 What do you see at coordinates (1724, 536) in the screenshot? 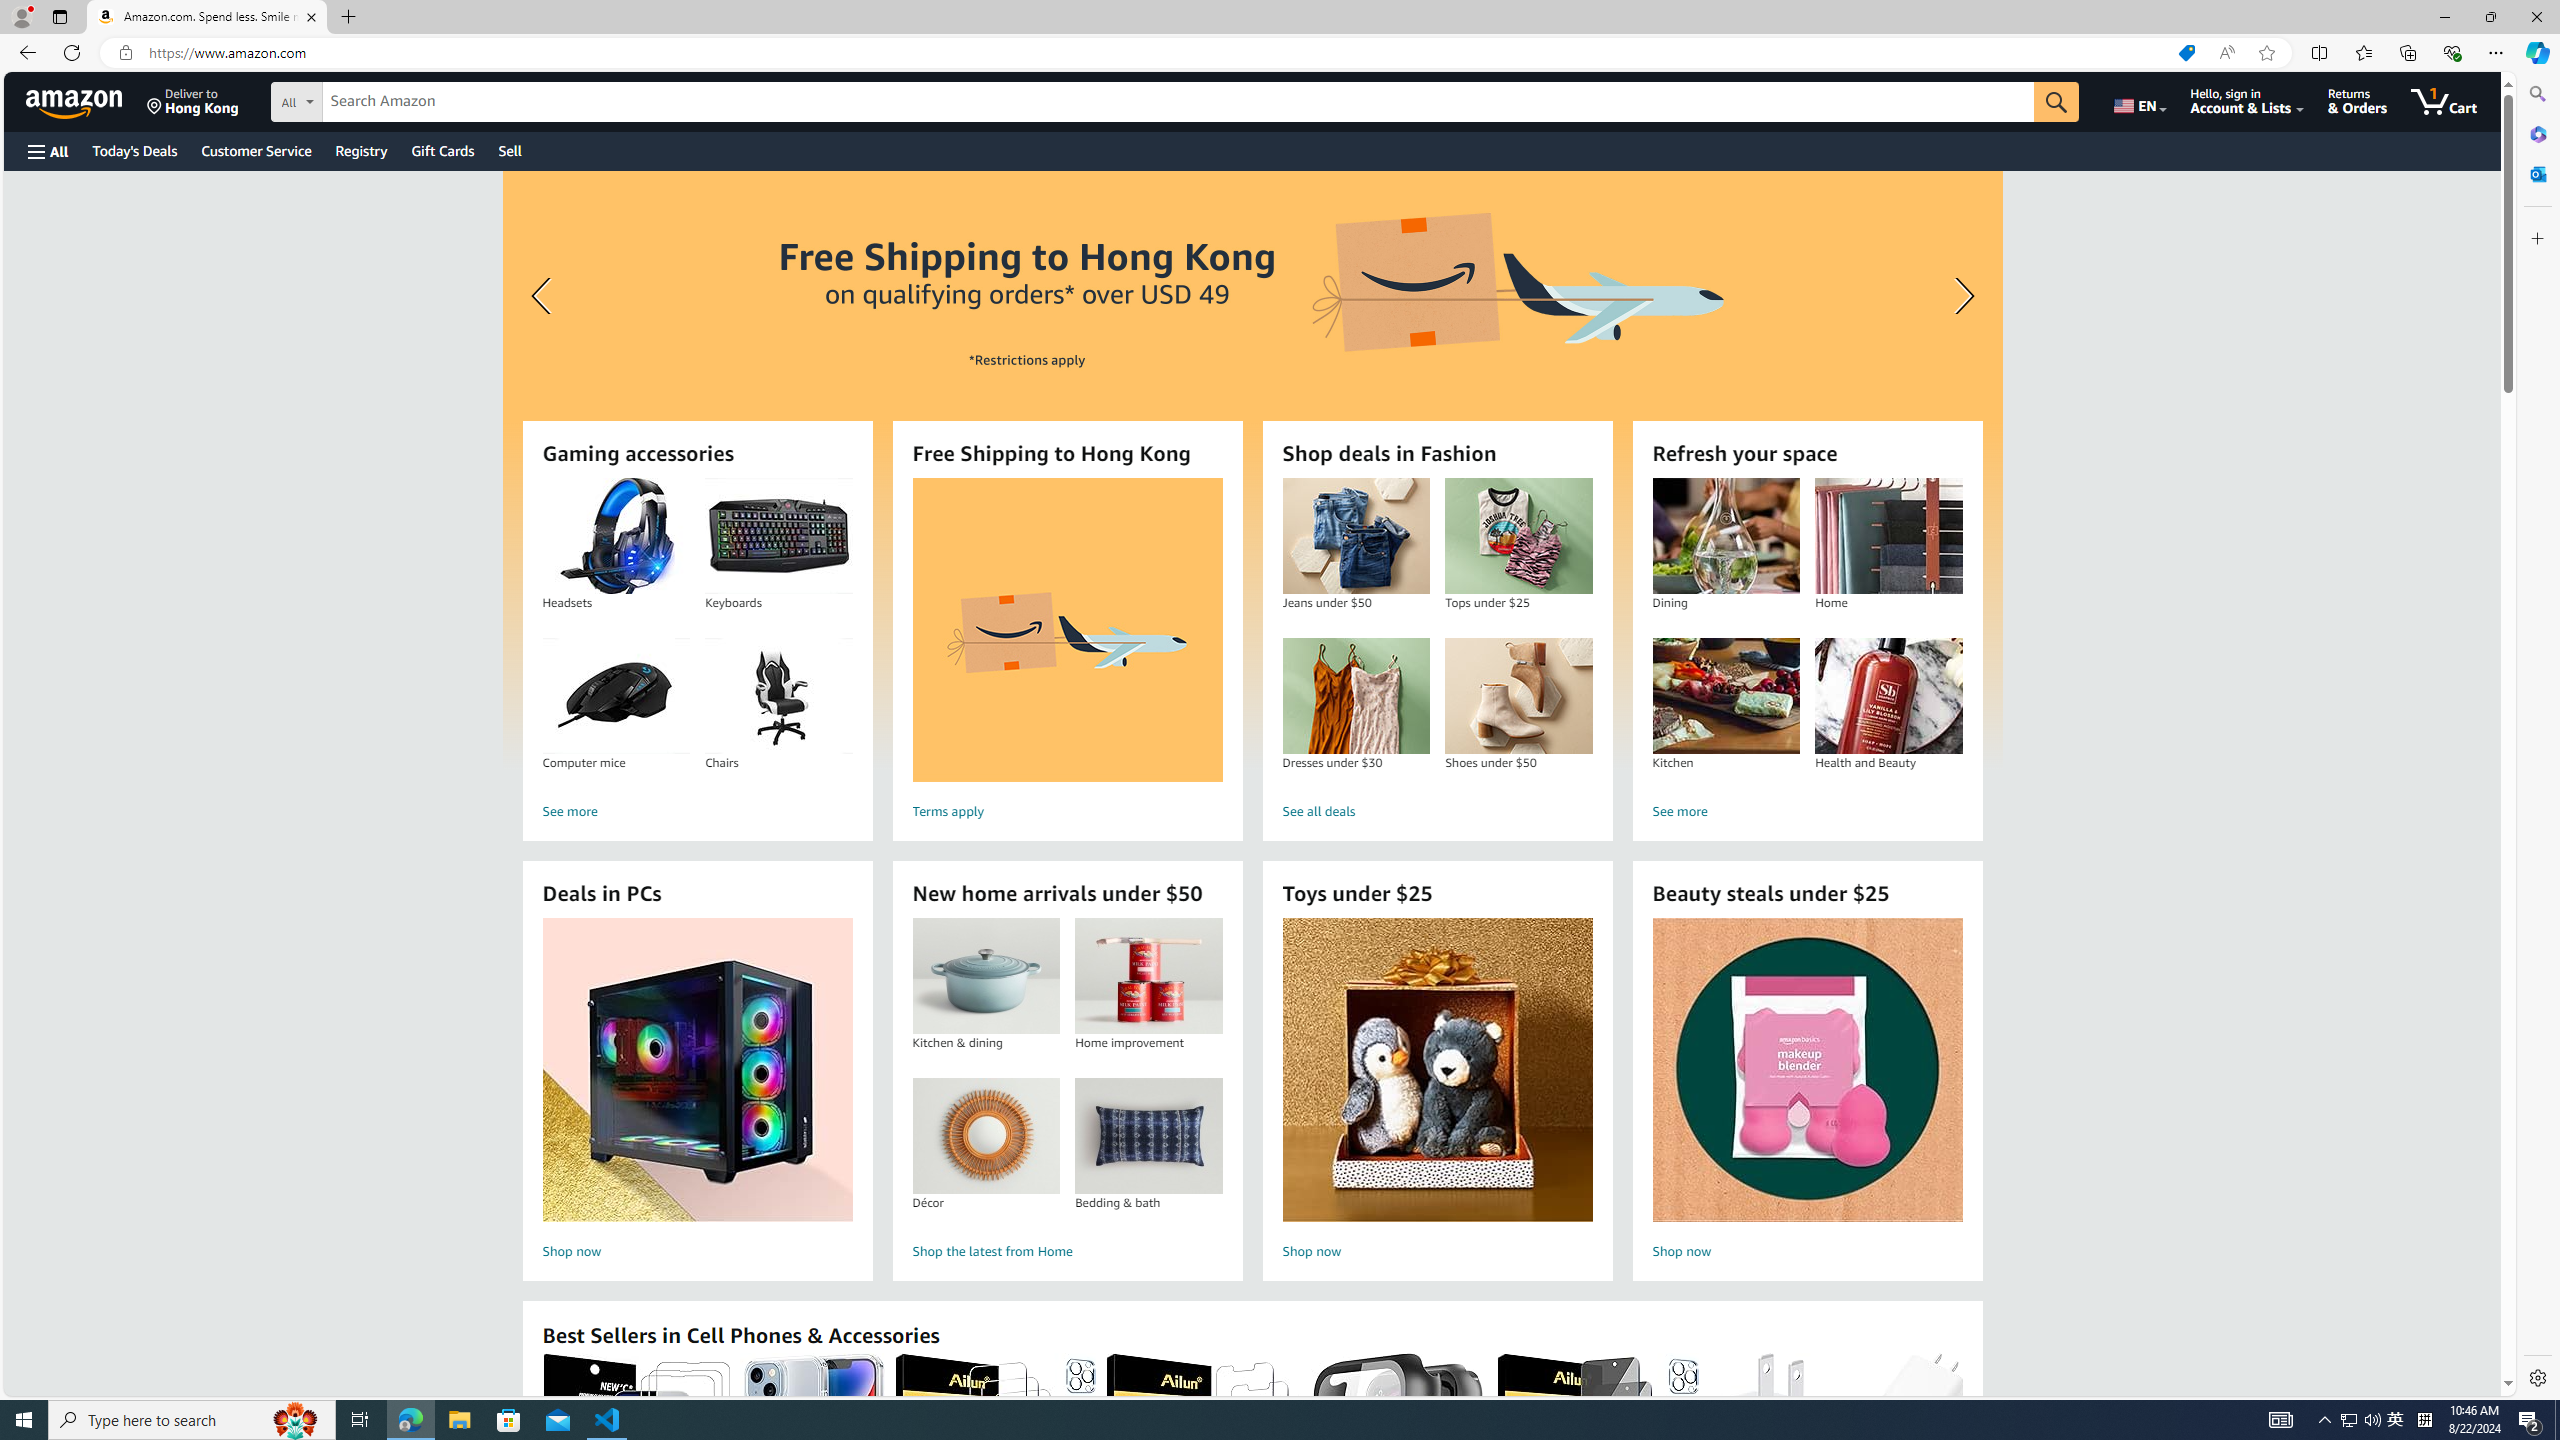
I see `'Dining'` at bounding box center [1724, 536].